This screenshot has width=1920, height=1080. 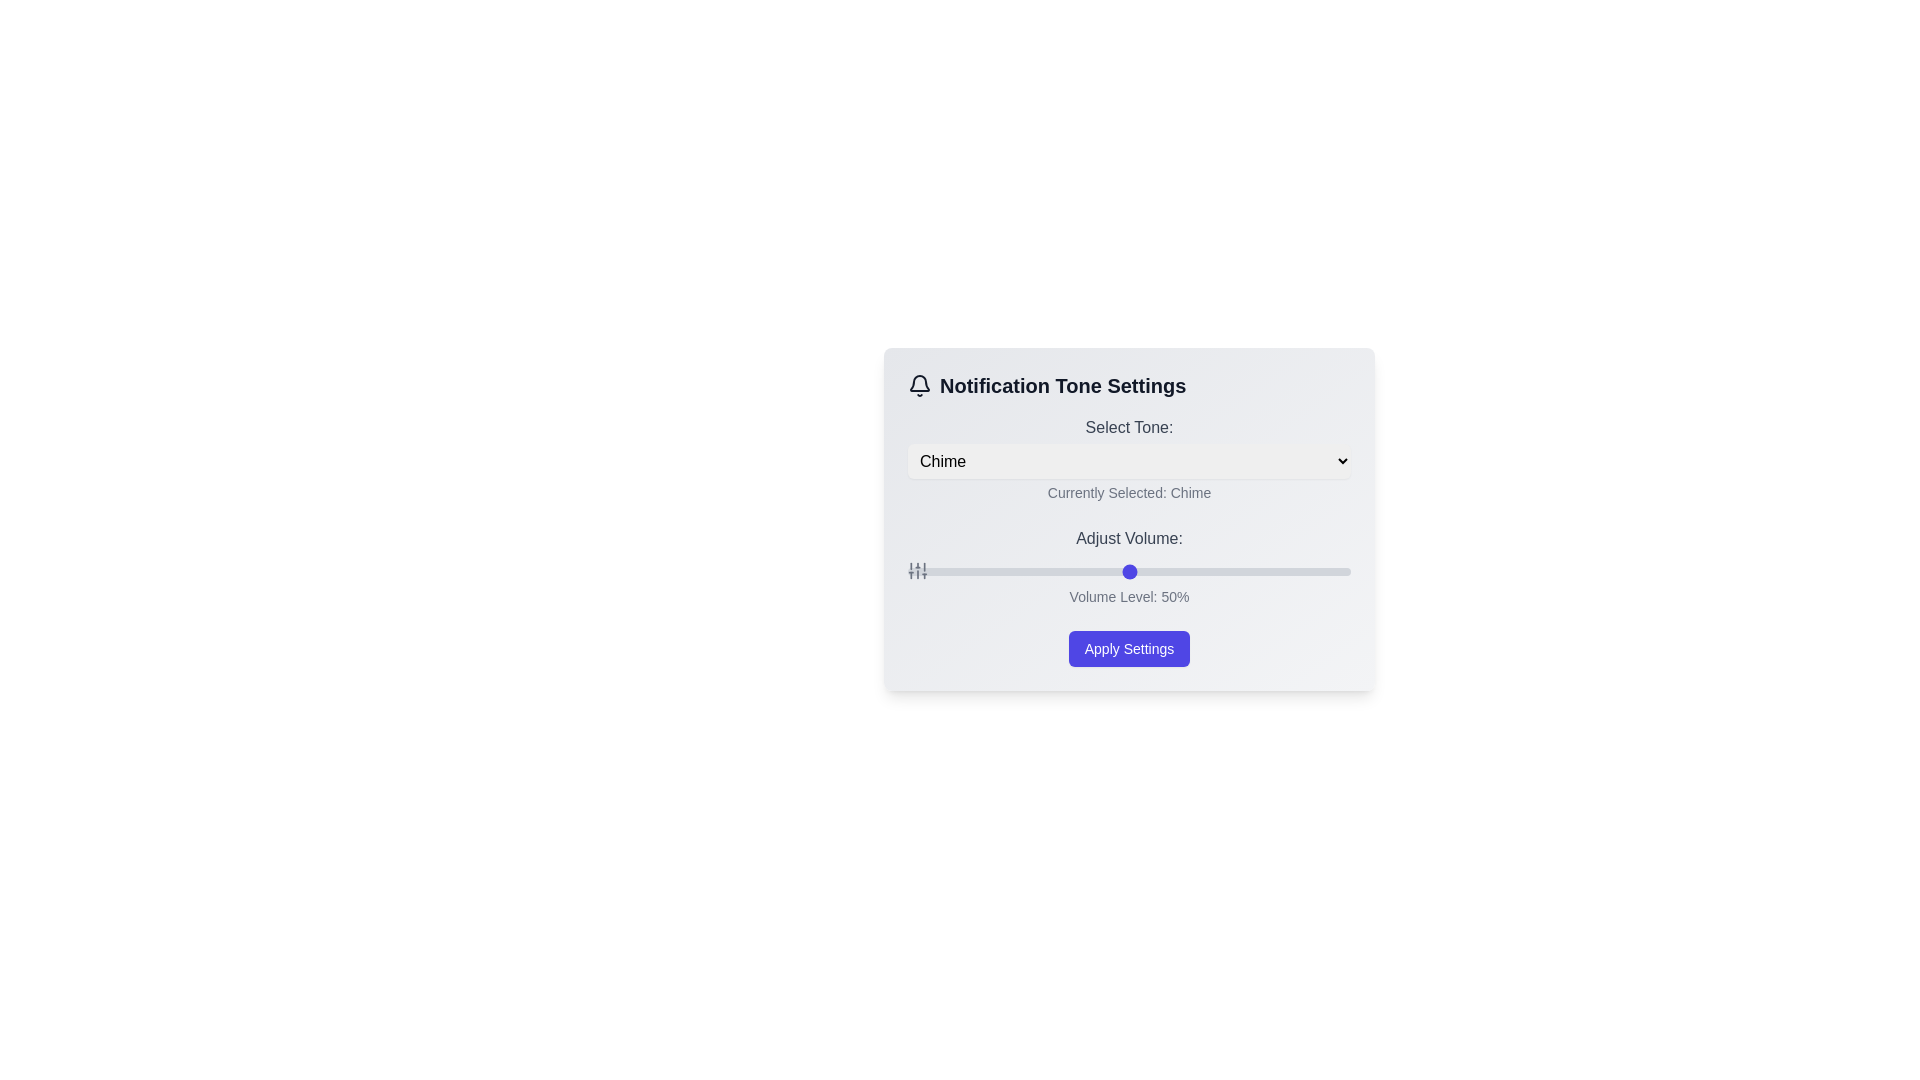 I want to click on the volume level, so click(x=1014, y=571).